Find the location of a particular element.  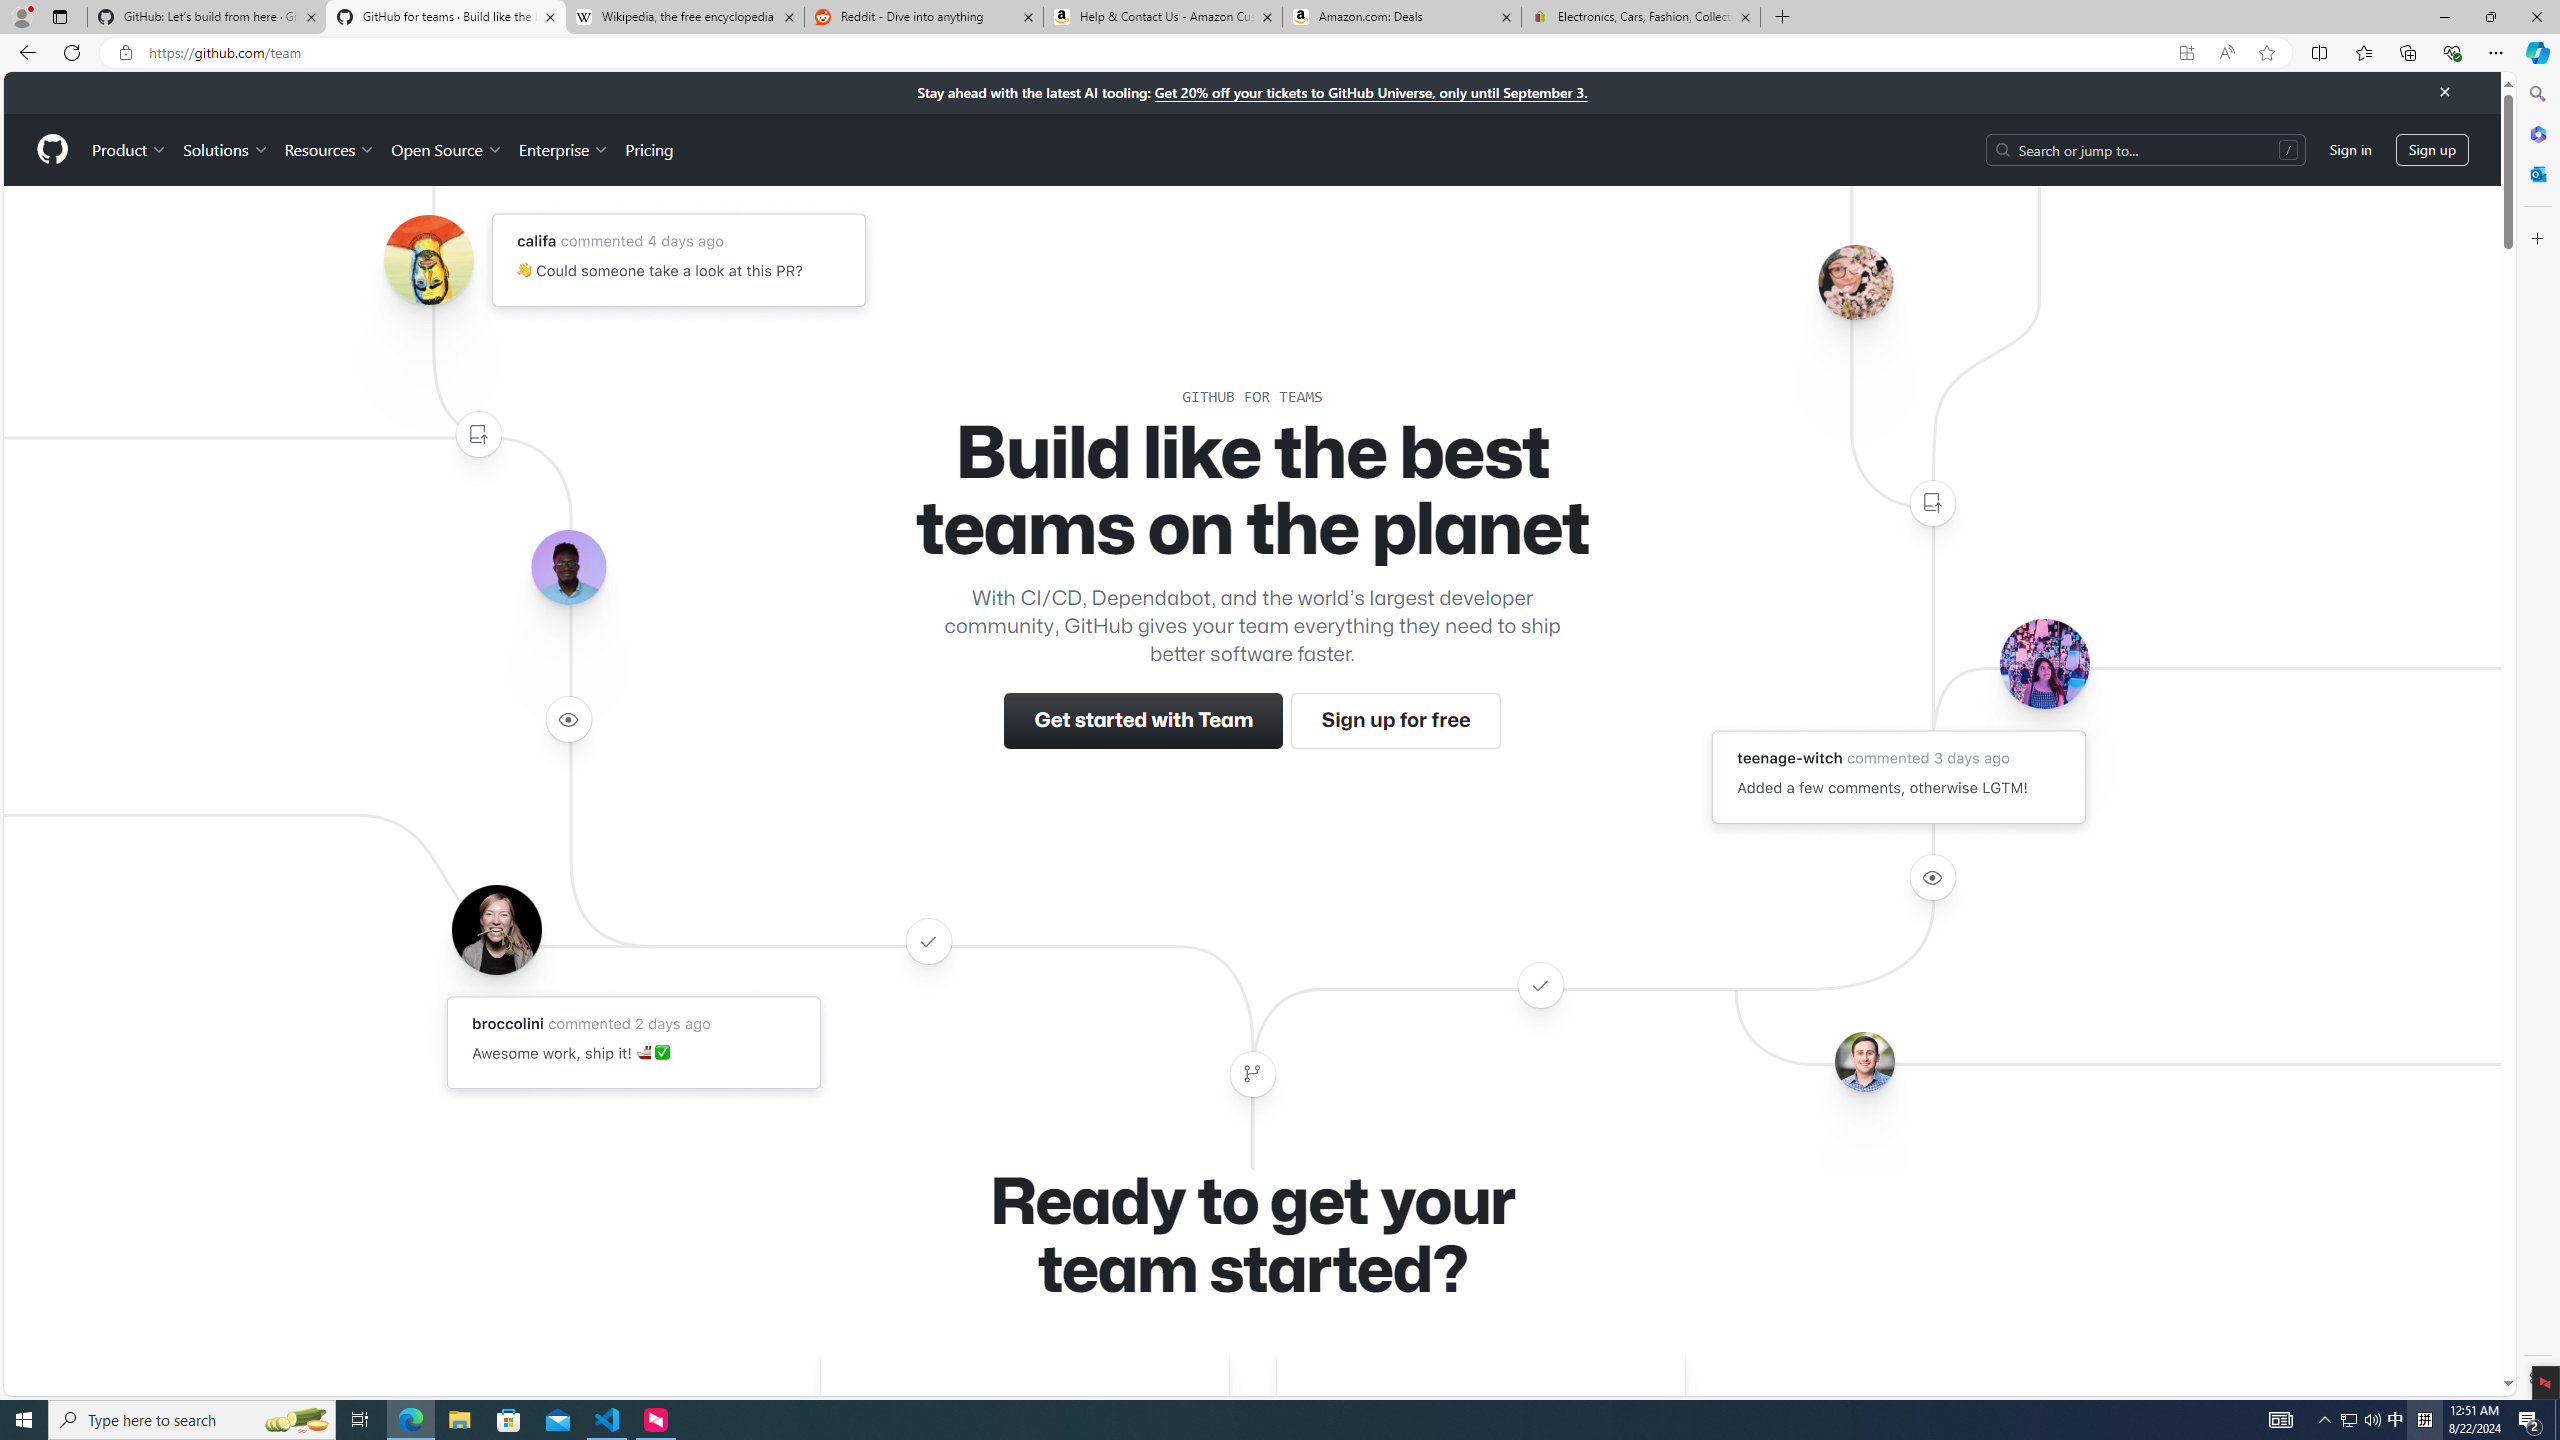

'Pricing' is located at coordinates (648, 149).